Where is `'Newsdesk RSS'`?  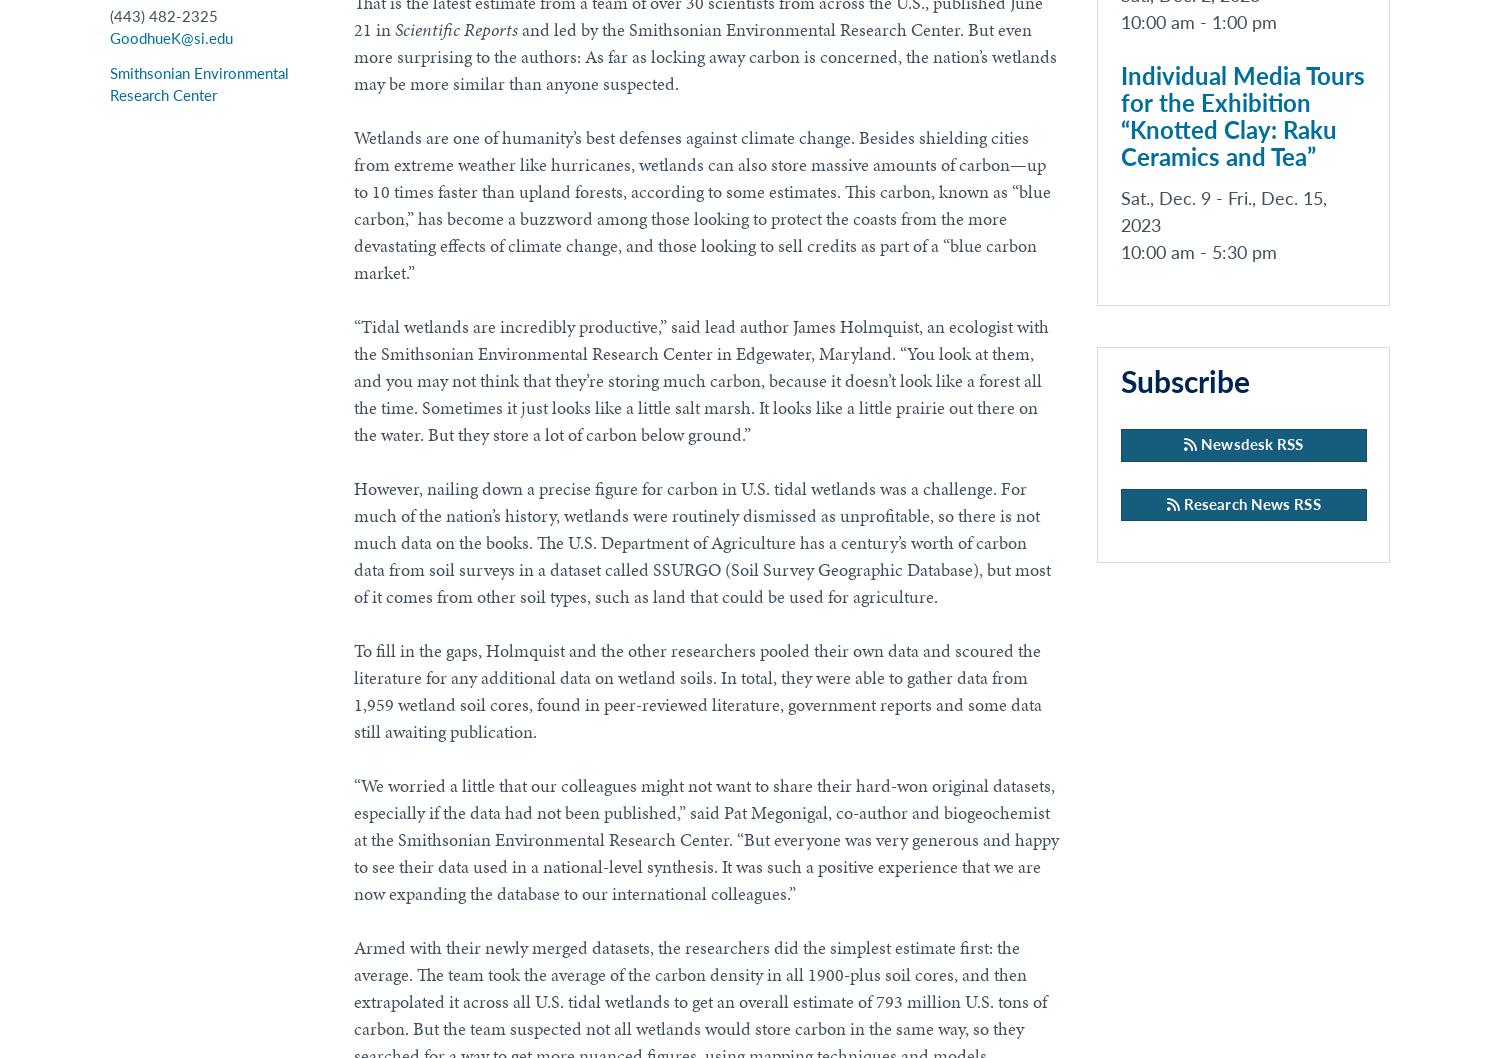
'Newsdesk RSS' is located at coordinates (1248, 445).